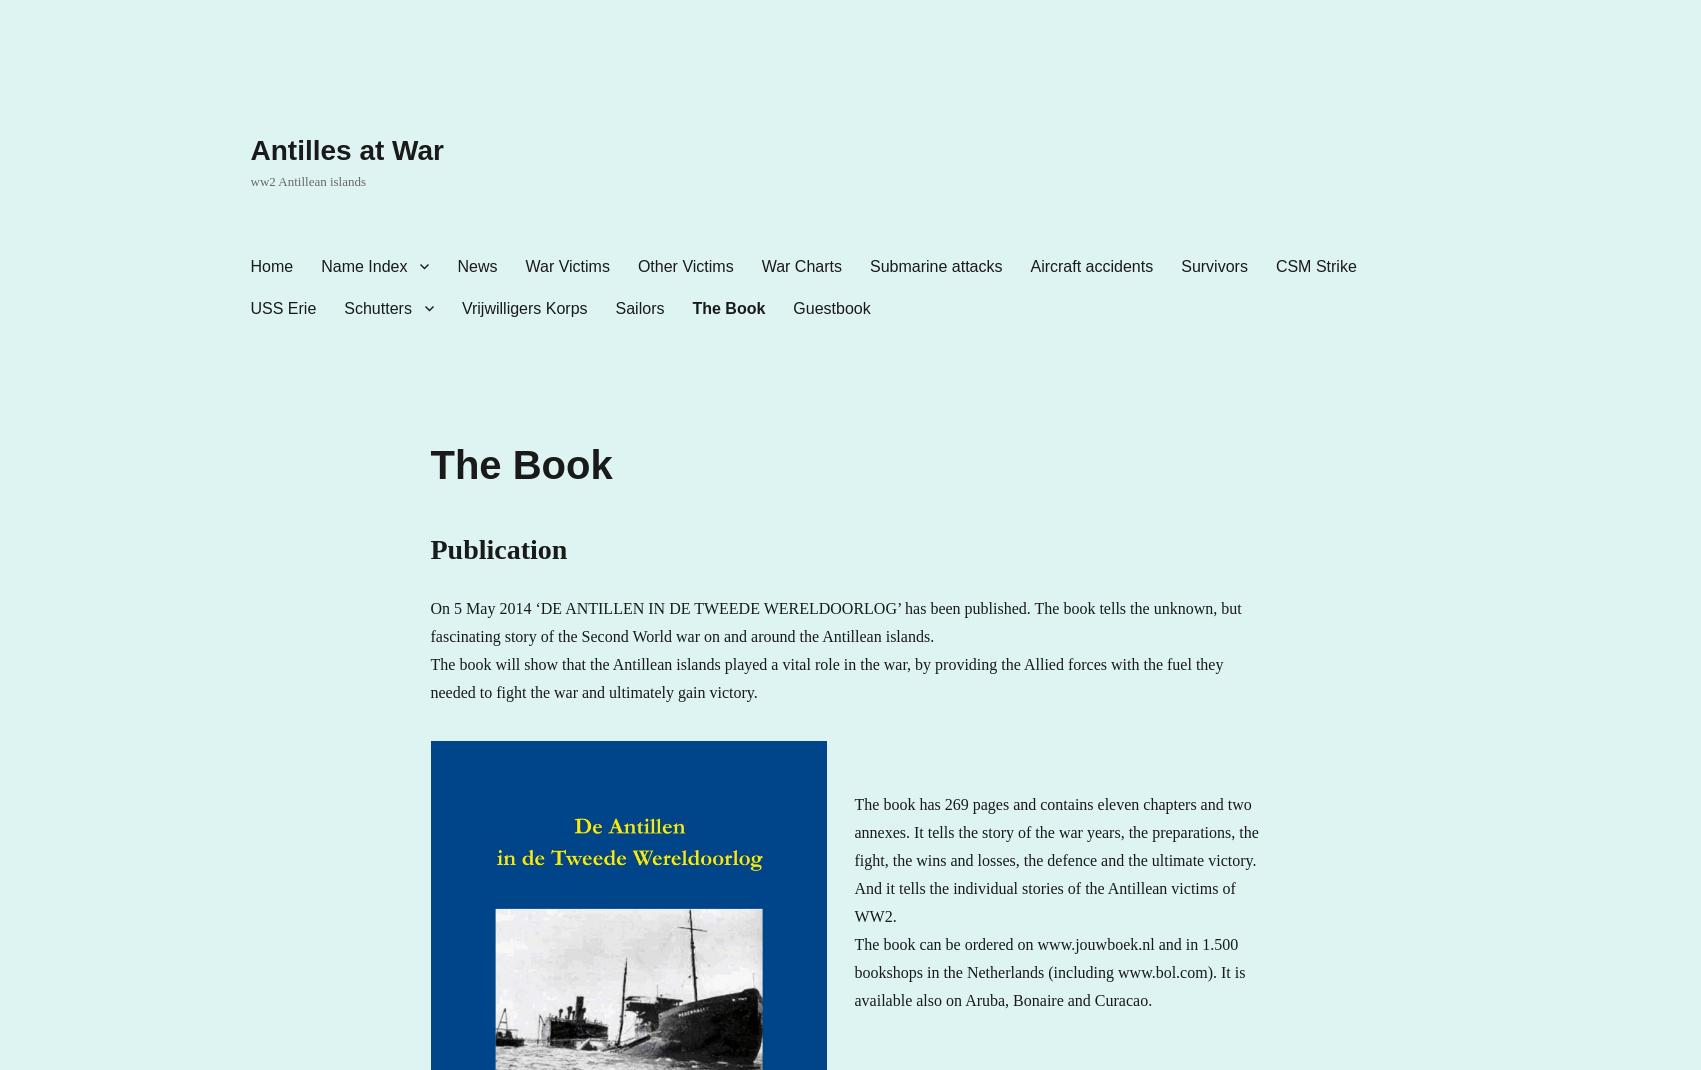 The height and width of the screenshot is (1070, 1701). What do you see at coordinates (934, 264) in the screenshot?
I see `'Submarine attacks'` at bounding box center [934, 264].